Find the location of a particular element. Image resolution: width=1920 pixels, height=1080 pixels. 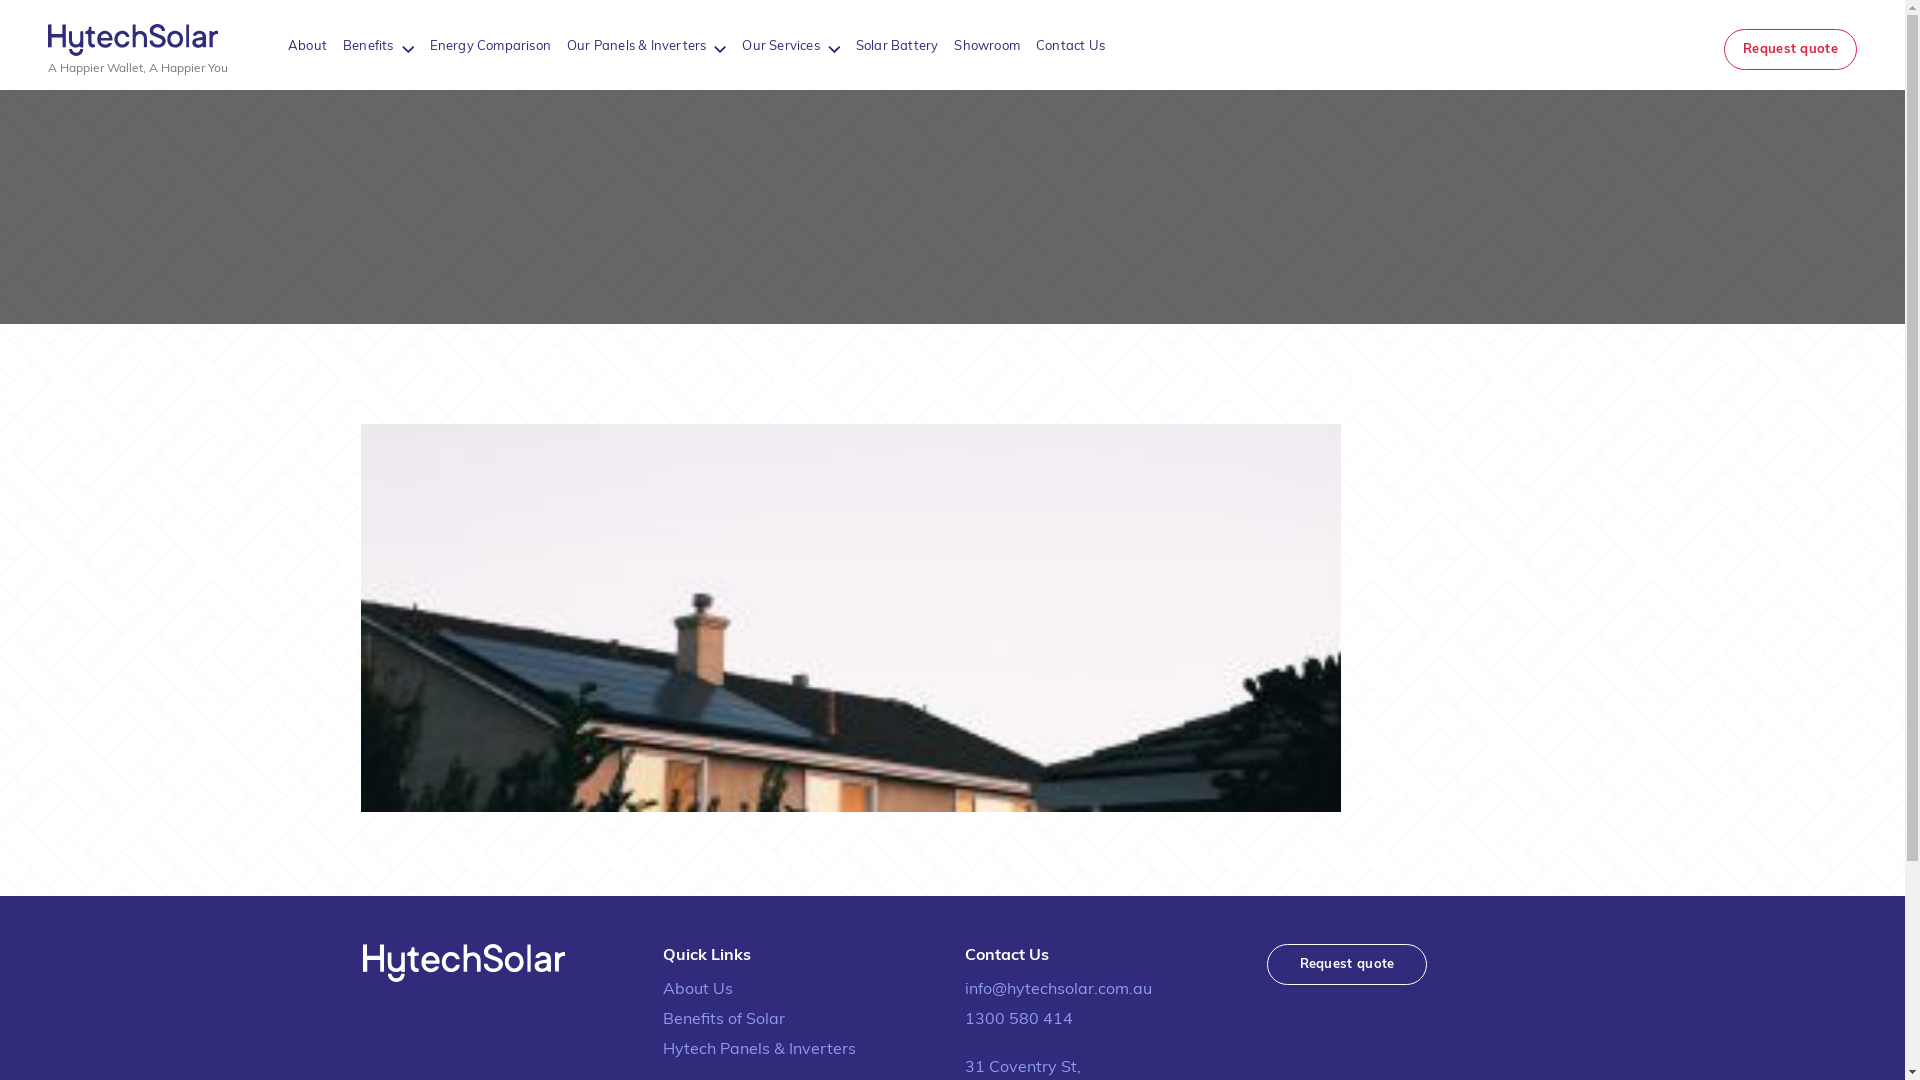

'About Us' is located at coordinates (801, 990).